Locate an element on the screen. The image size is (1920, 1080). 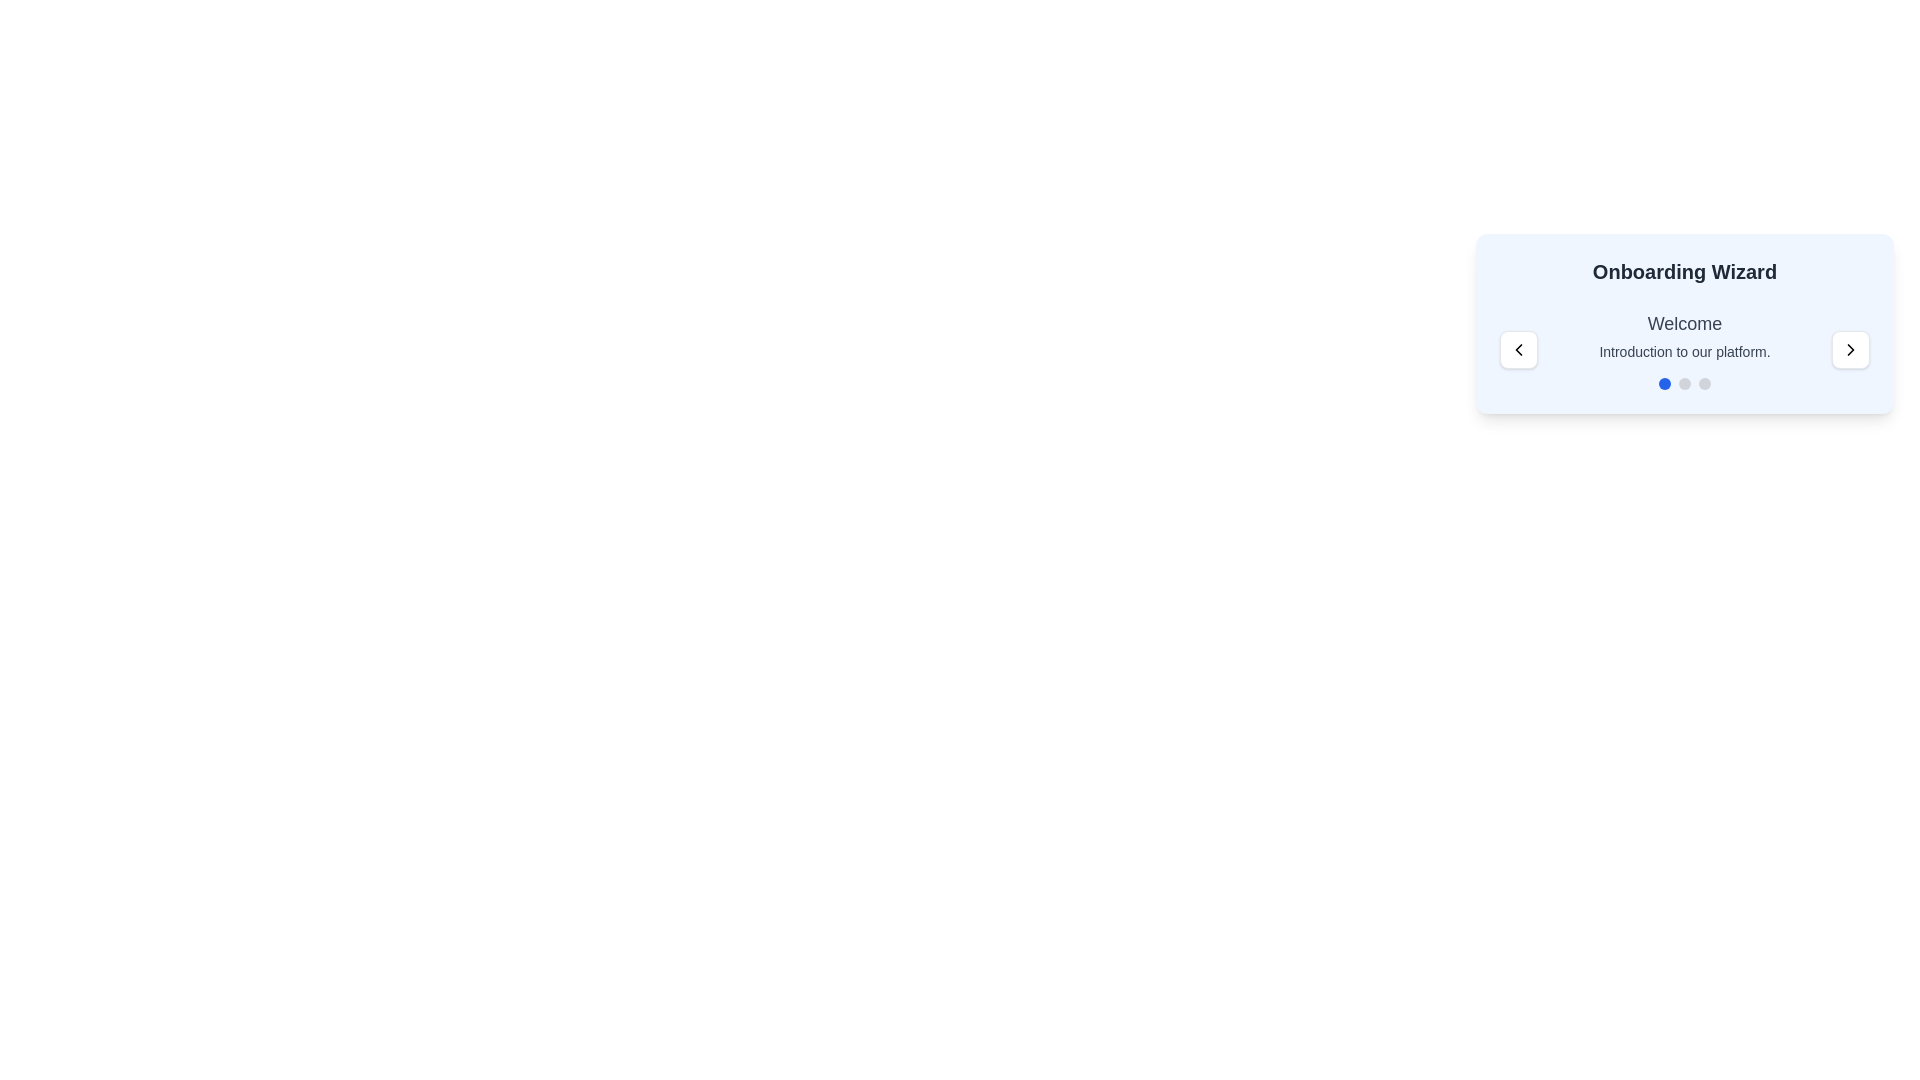
introductory text block that greets and informs the user about the platform, located centrally above the circular navigation indicators is located at coordinates (1683, 334).